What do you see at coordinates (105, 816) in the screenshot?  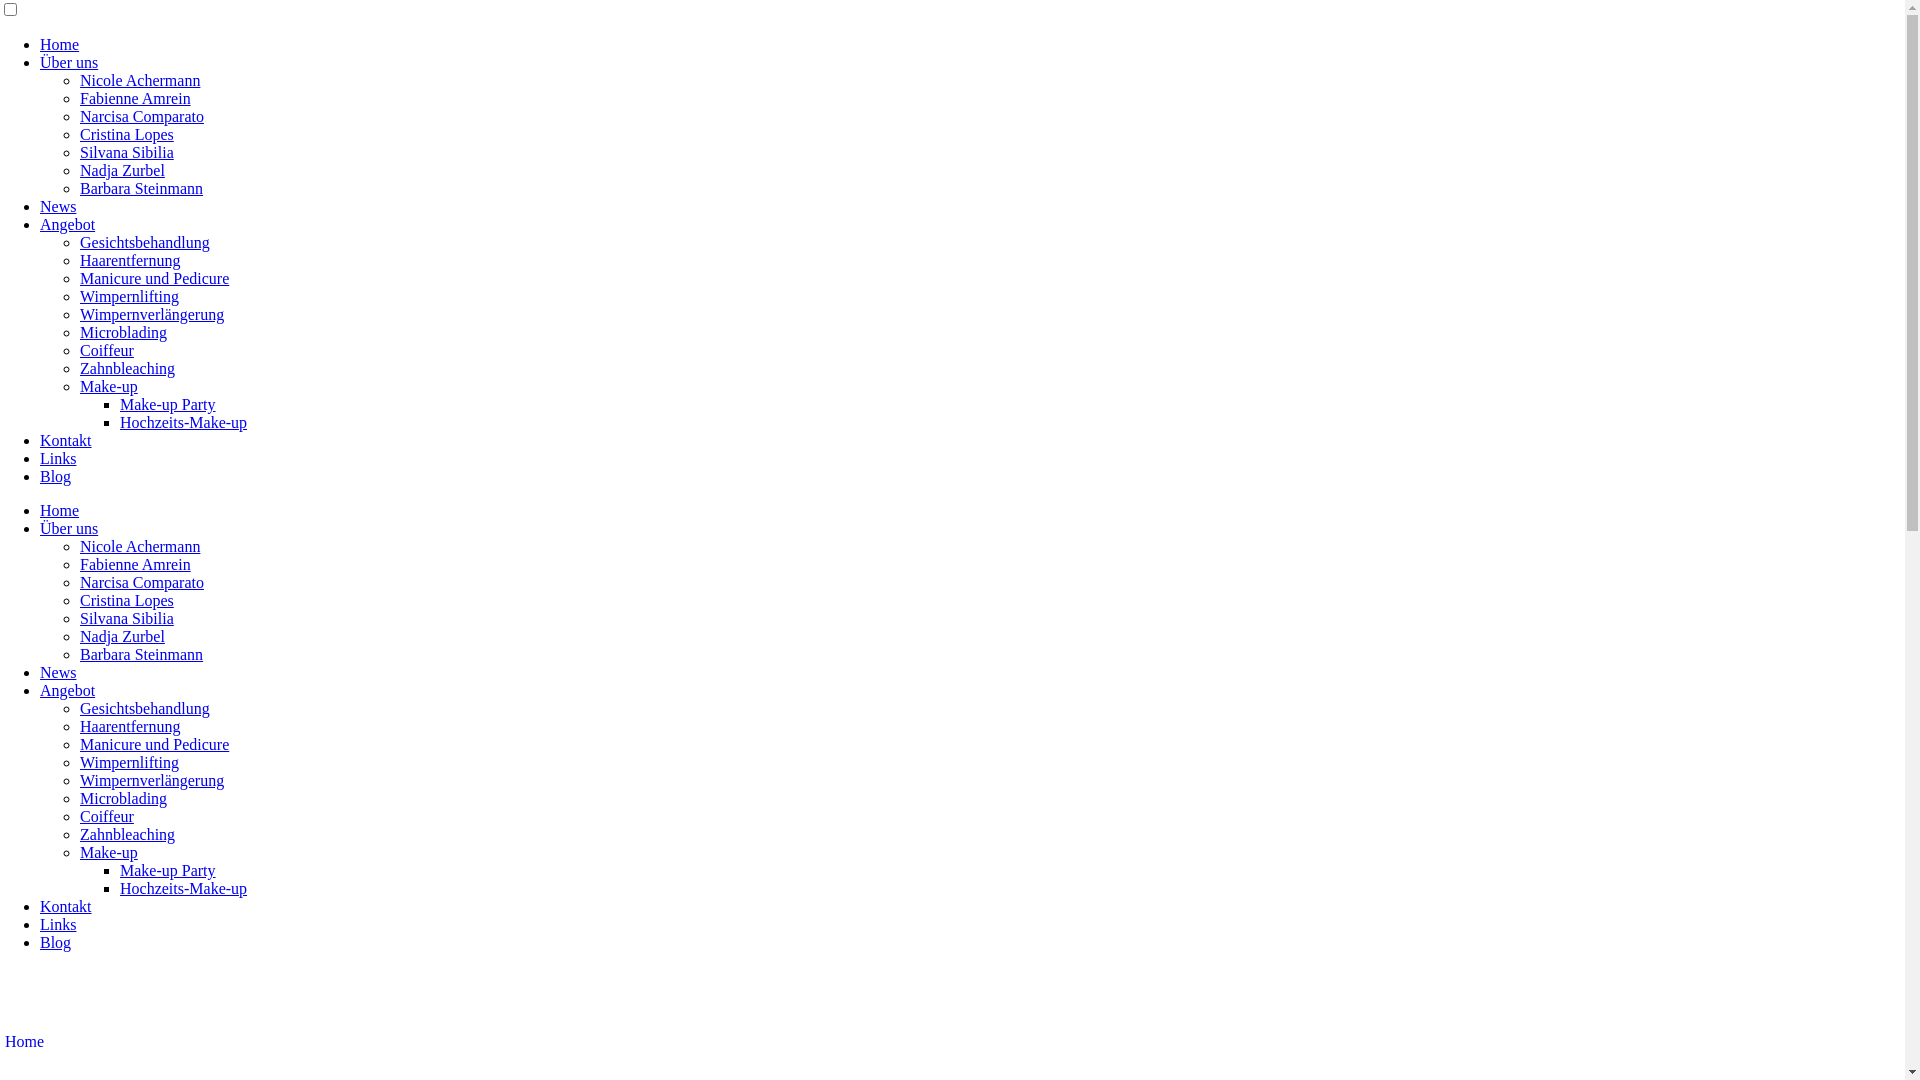 I see `'Coiffeur'` at bounding box center [105, 816].